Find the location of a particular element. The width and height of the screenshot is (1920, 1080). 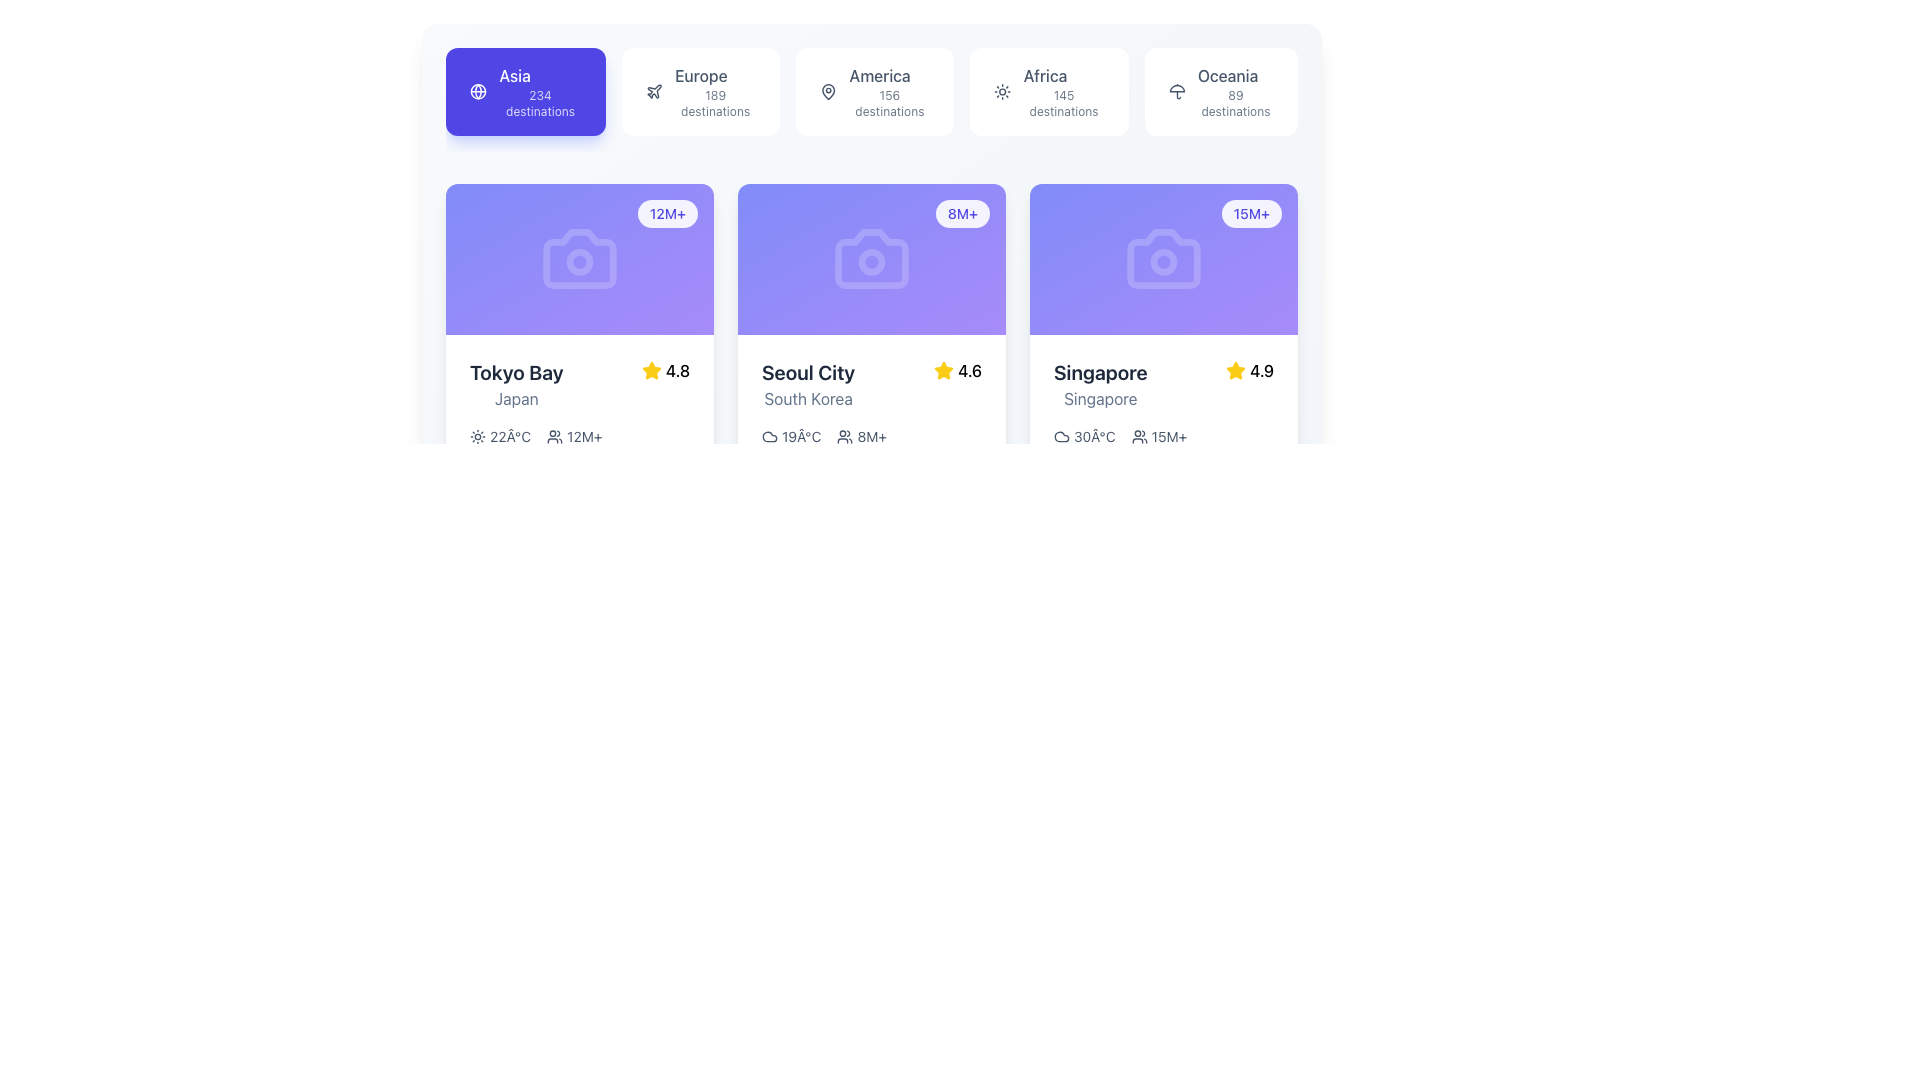

the 'Tokyo Bay' text label is located at coordinates (516, 372).